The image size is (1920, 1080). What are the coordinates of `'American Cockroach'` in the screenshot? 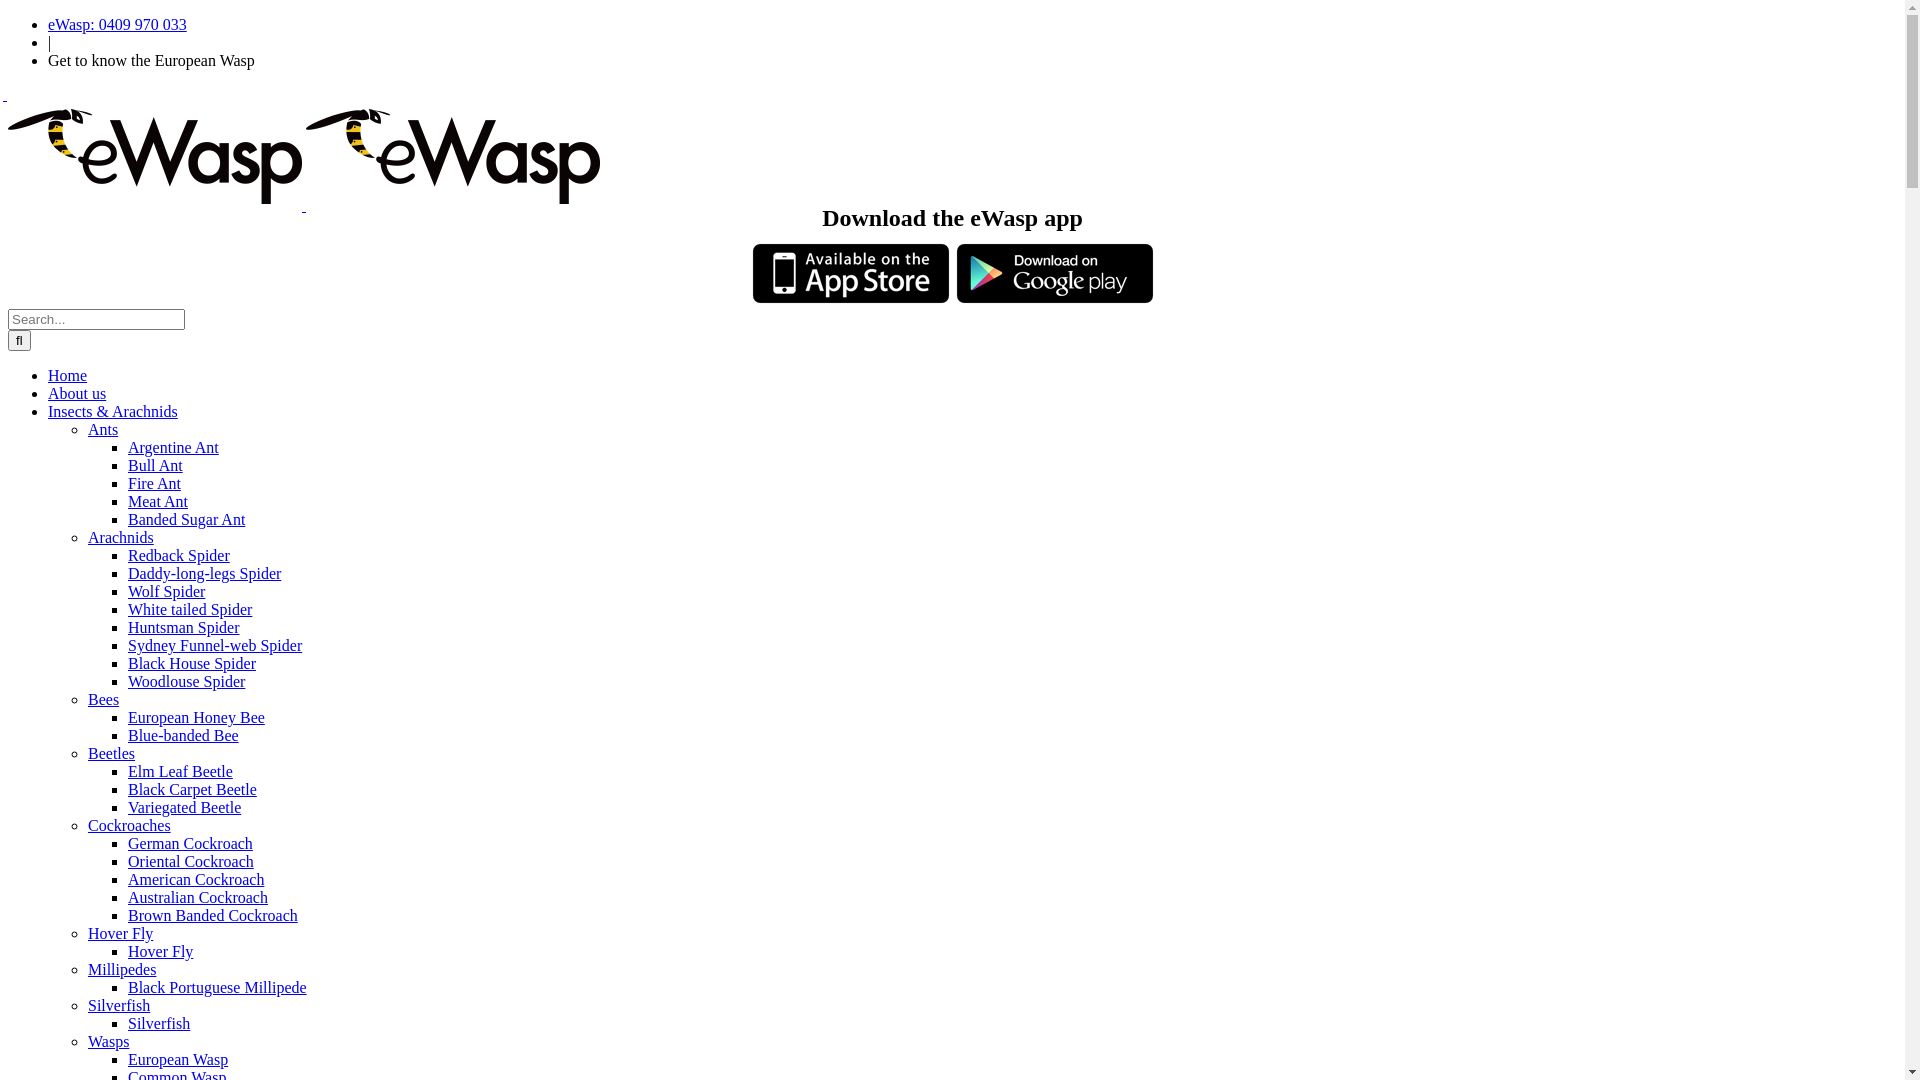 It's located at (196, 878).